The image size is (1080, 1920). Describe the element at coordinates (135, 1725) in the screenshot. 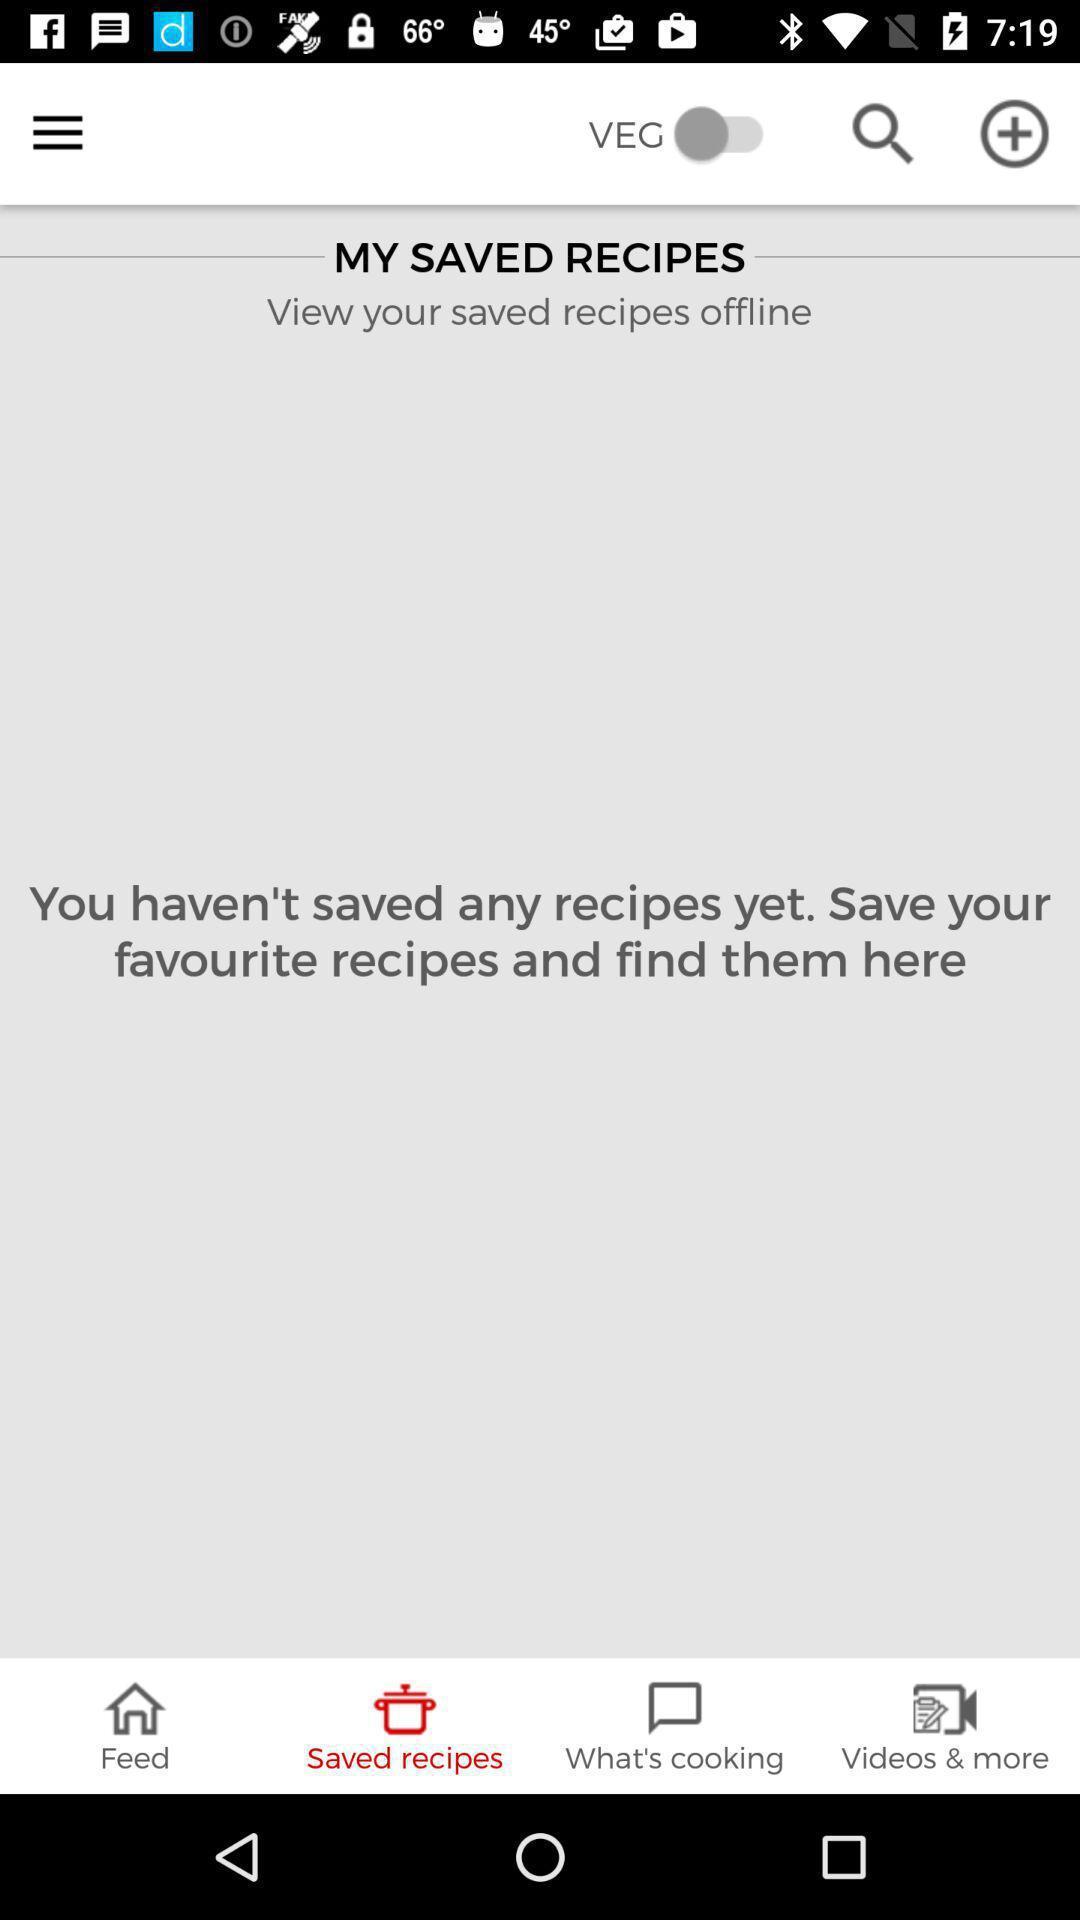

I see `the item to the left of saved recipes item` at that location.